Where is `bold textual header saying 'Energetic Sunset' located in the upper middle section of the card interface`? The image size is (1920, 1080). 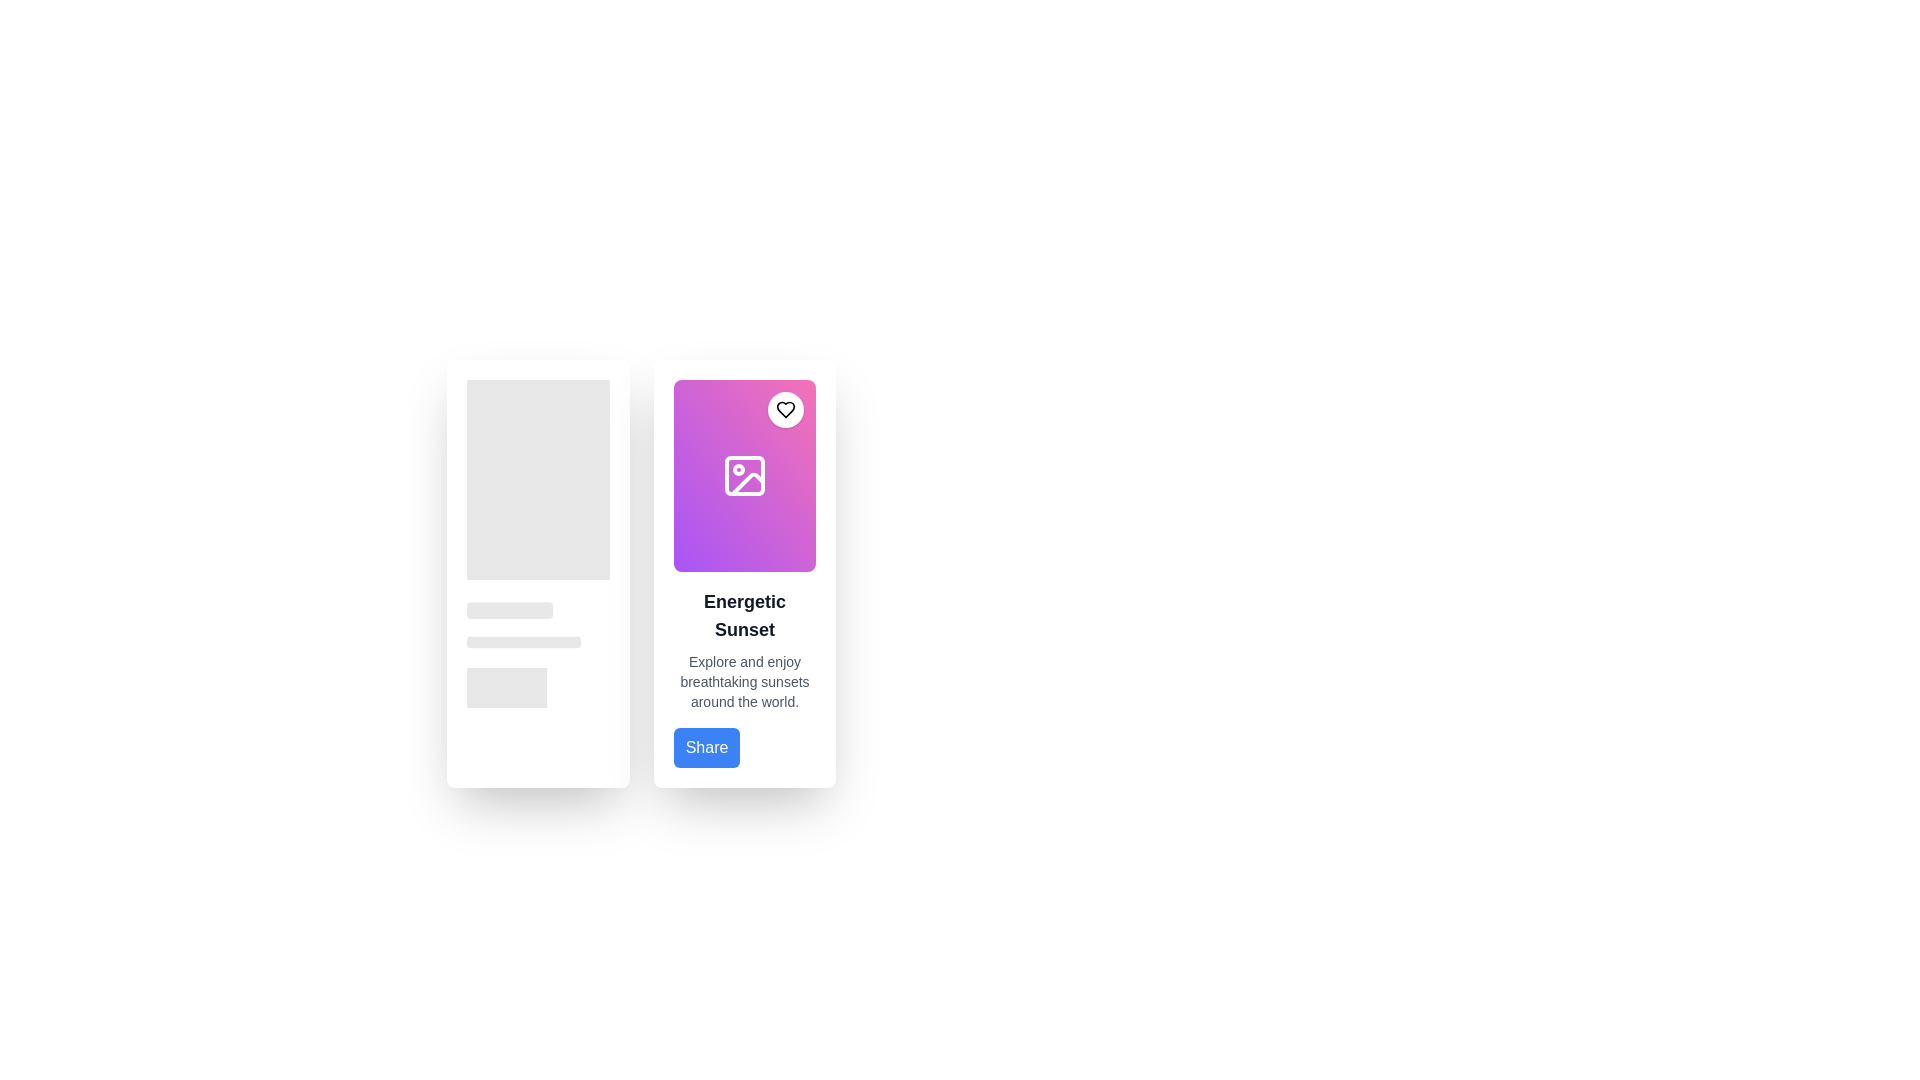 bold textual header saying 'Energetic Sunset' located in the upper middle section of the card interface is located at coordinates (743, 615).